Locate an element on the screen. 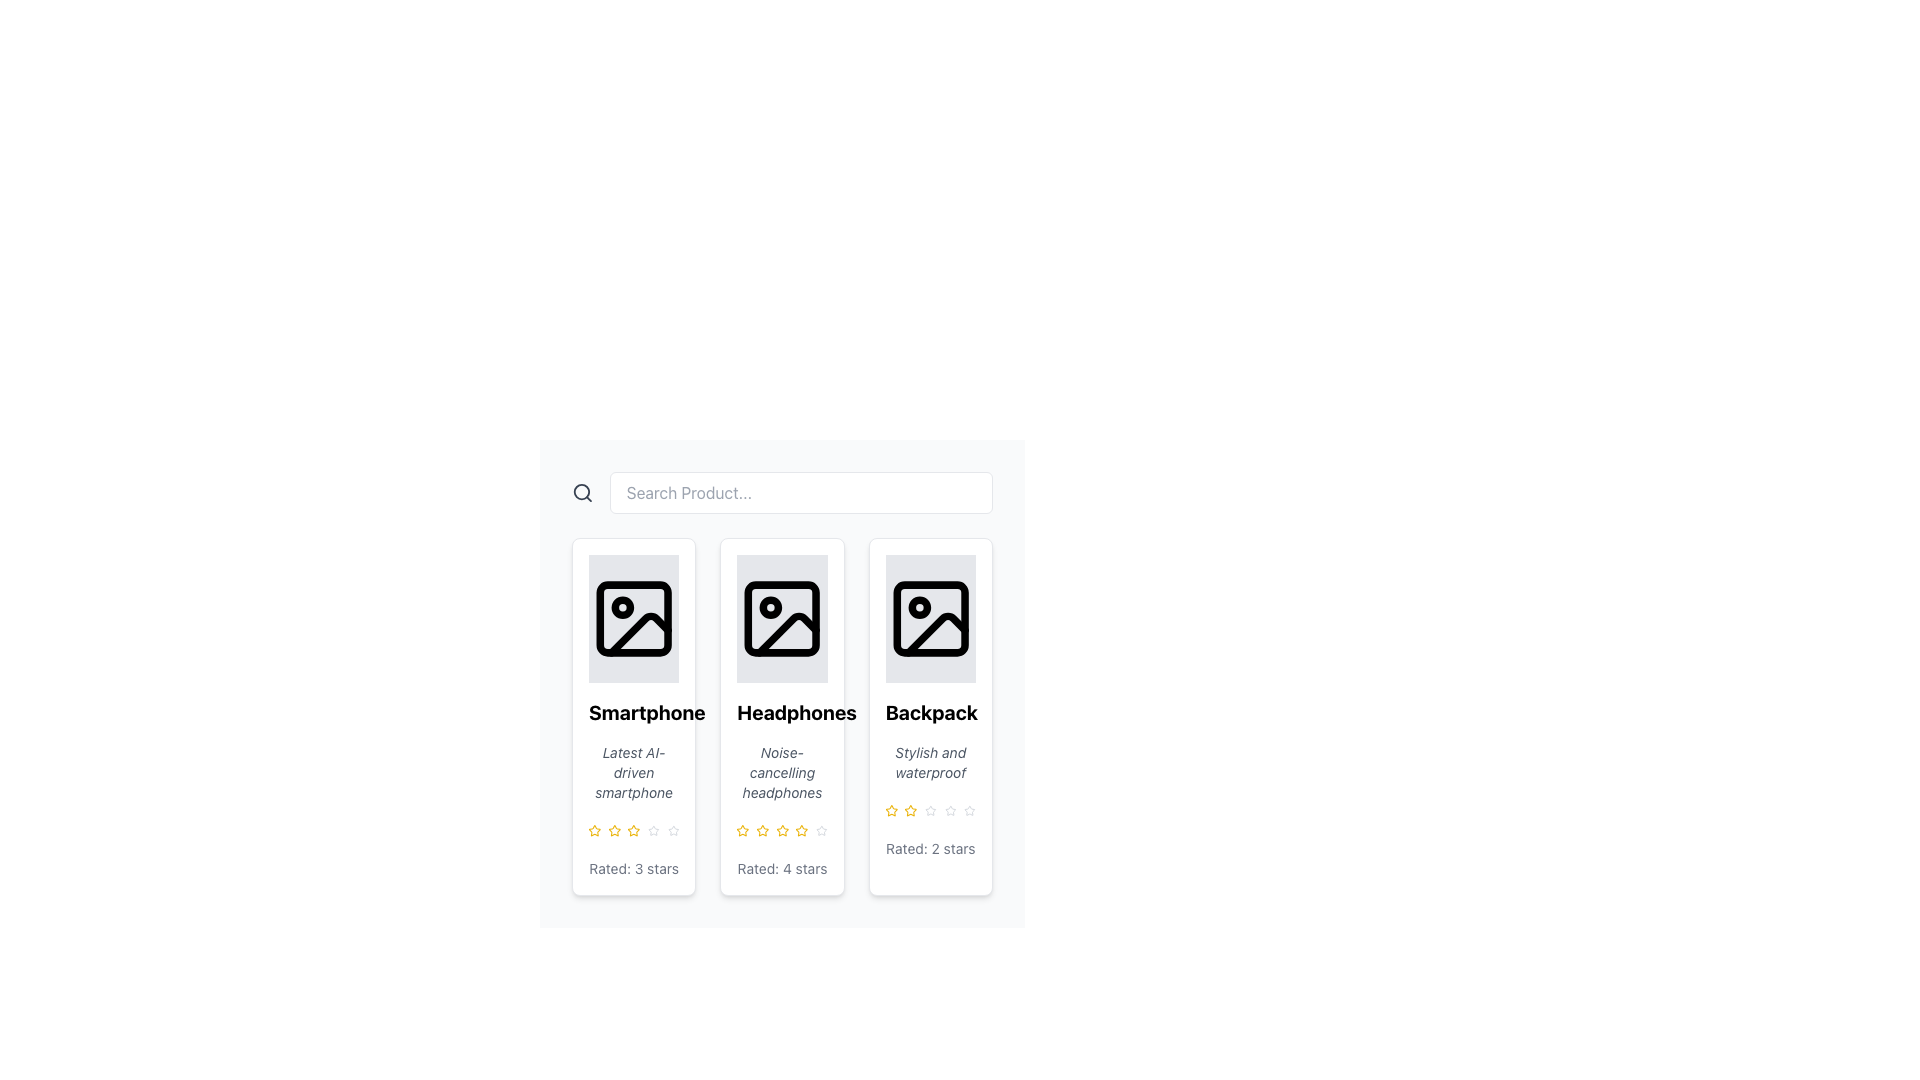  the text label that provides a description or tagline for the product displayed in the card, located beneath the title 'Smartphone' is located at coordinates (633, 771).